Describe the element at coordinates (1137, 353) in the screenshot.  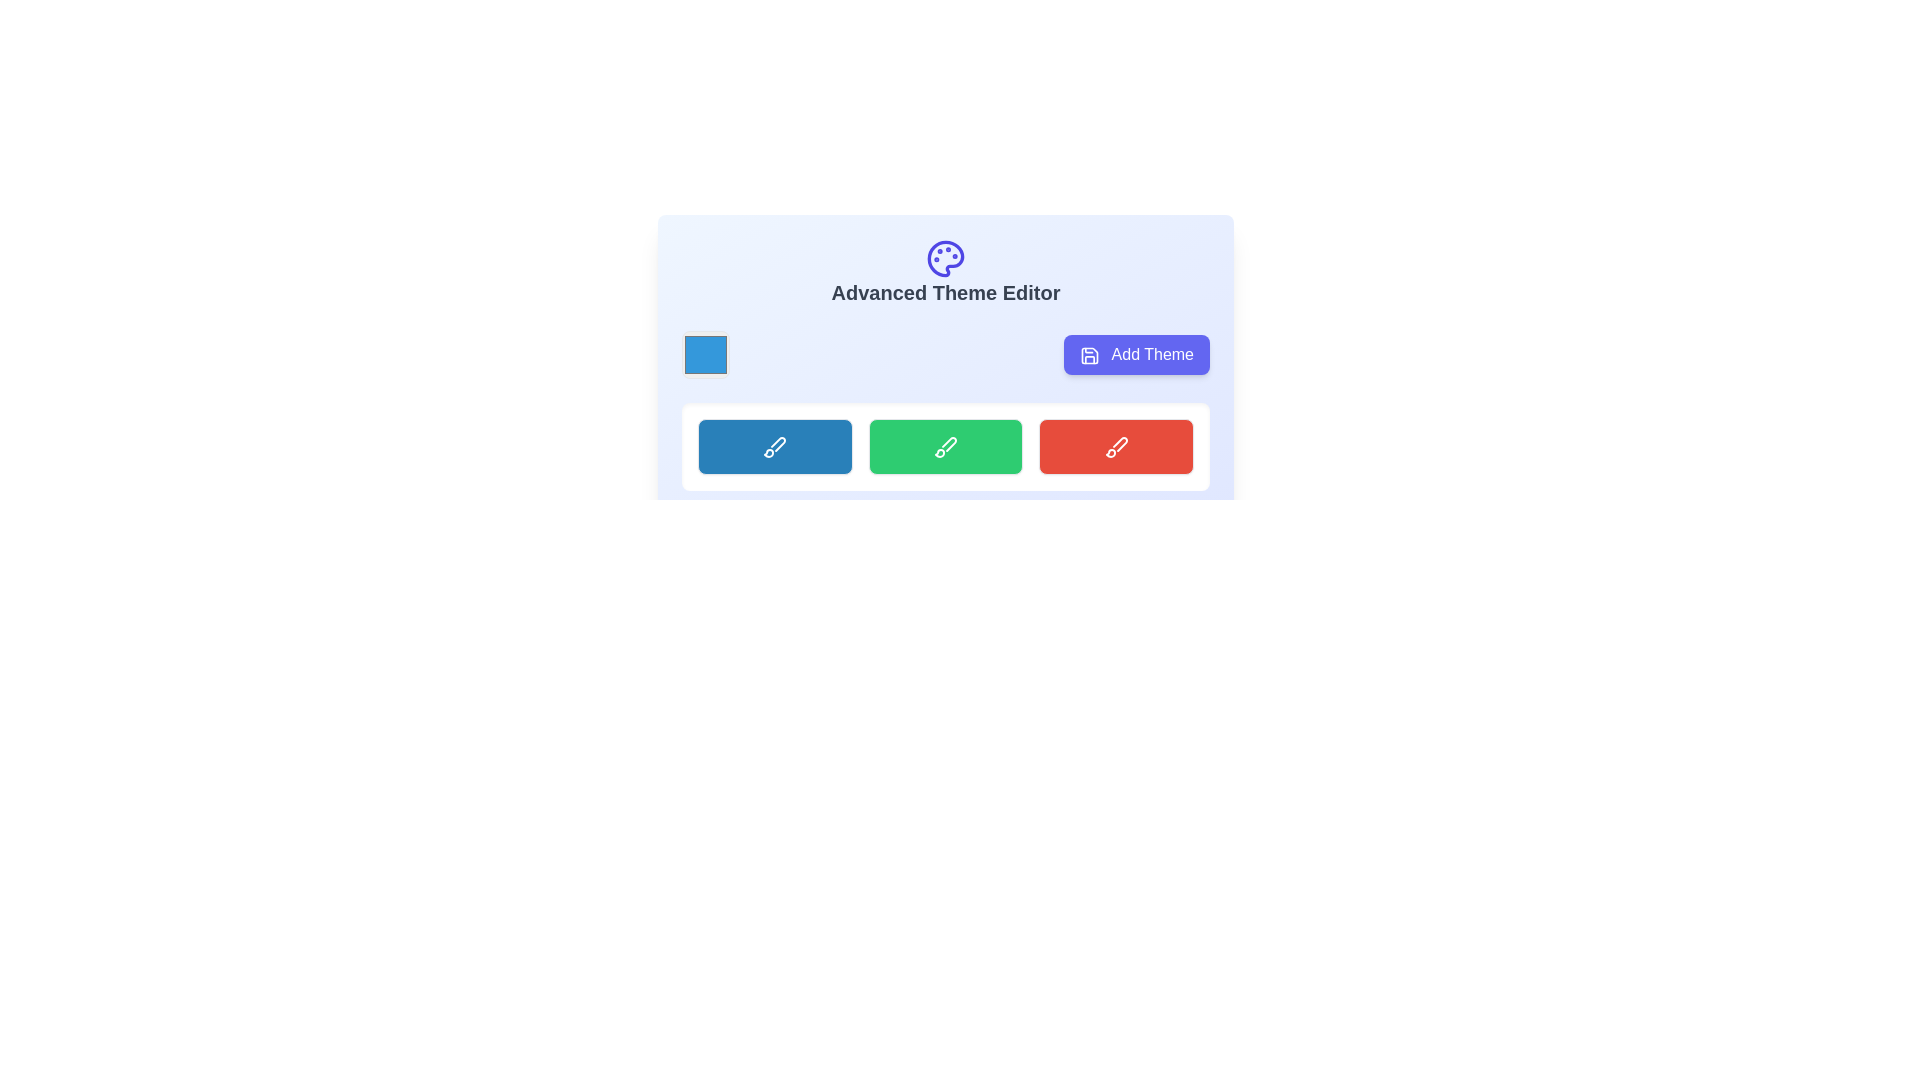
I see `the rectangular 'Add Theme' button with a purple background and white text located in the top-right area of the 'Advanced Theme Editor' panel` at that location.